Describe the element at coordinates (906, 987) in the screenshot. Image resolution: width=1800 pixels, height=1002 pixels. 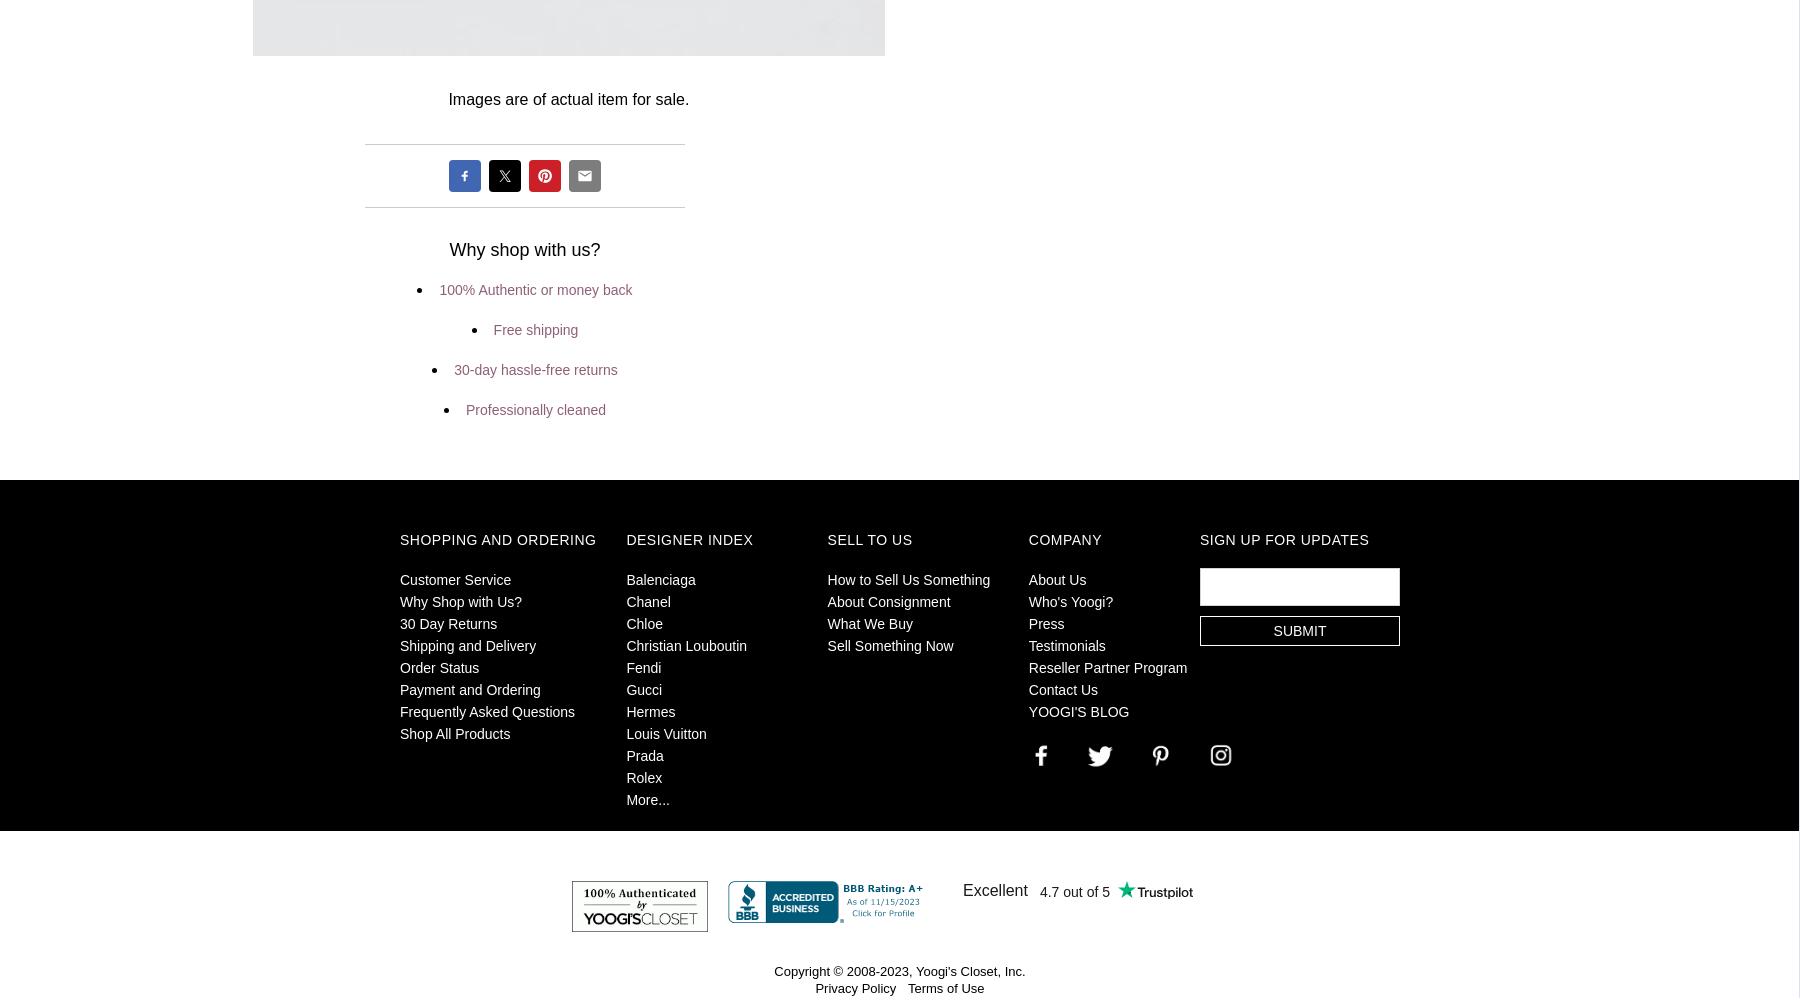
I see `'Terms of Use'` at that location.